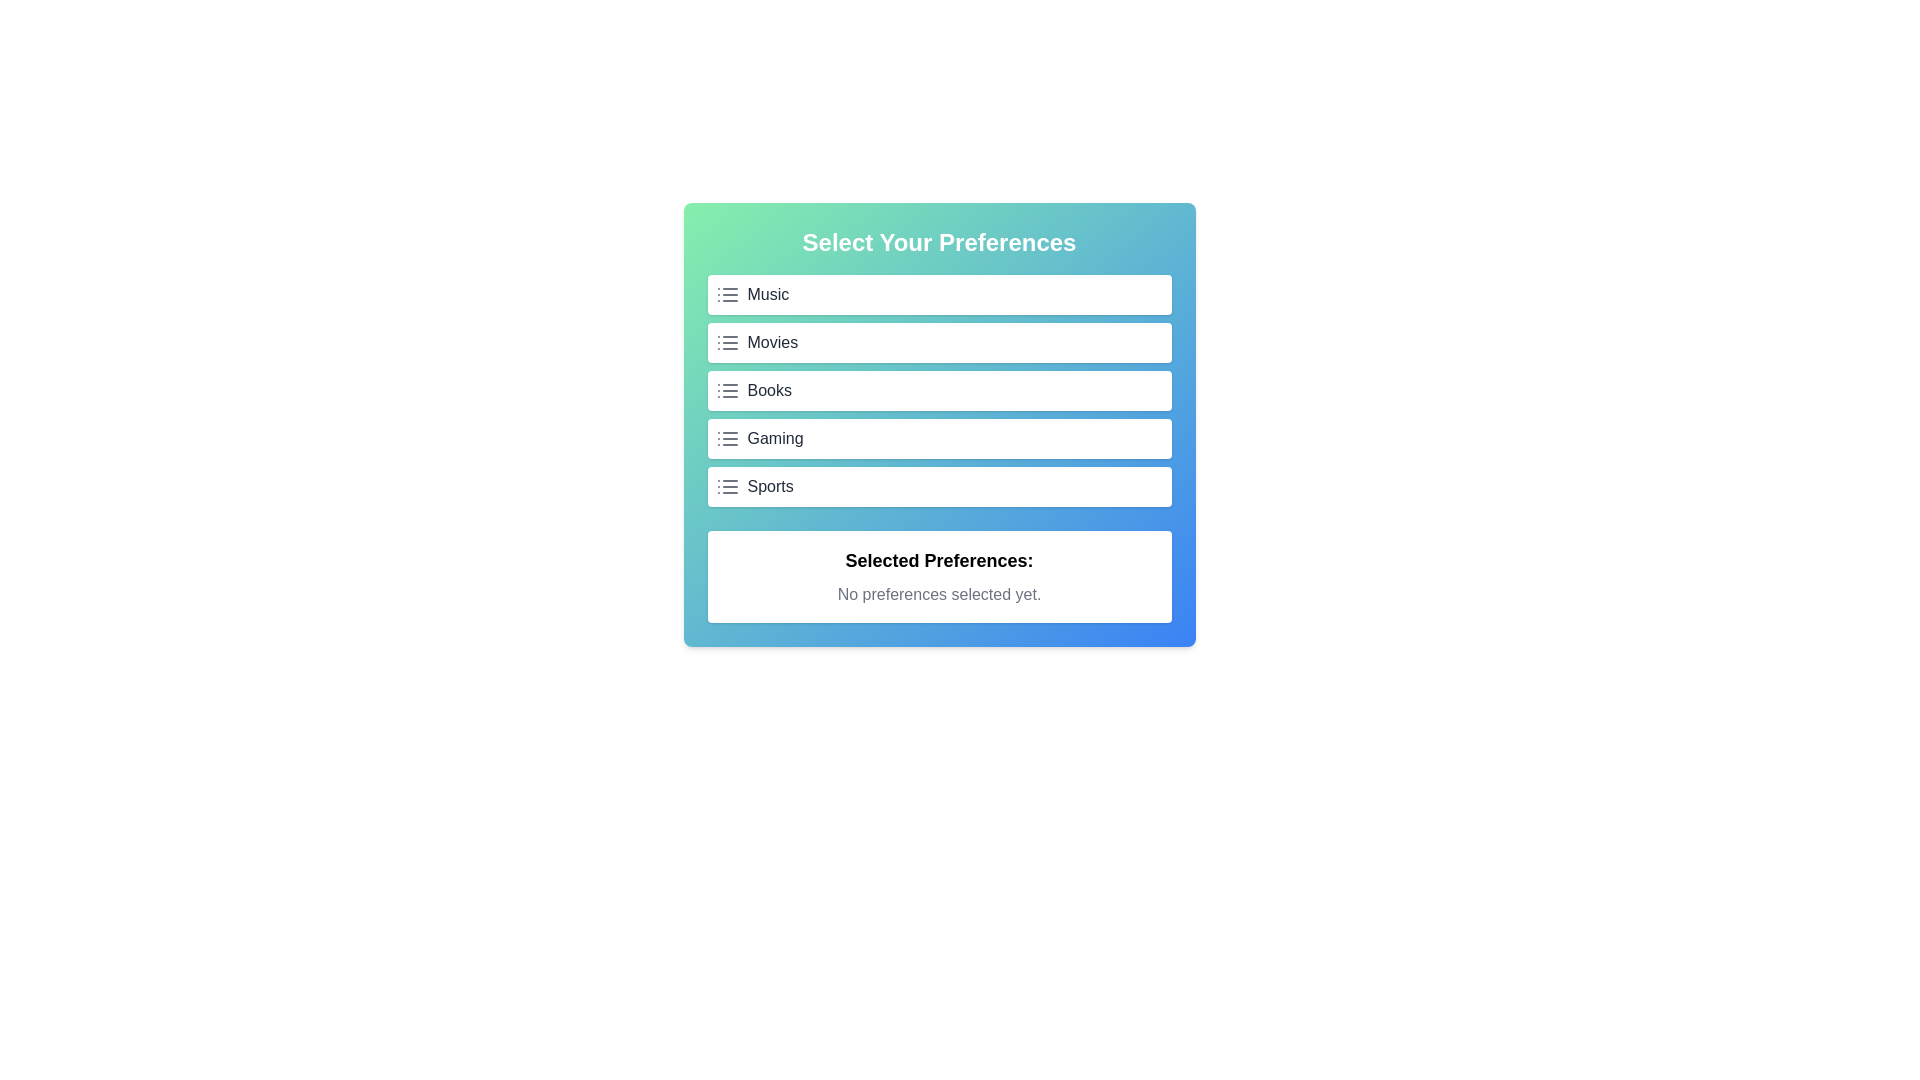 The width and height of the screenshot is (1920, 1080). I want to click on the fourth option in the vertically arranged list of preference choices, which is a button-like element with a gradient background and white text and icon, so click(938, 423).